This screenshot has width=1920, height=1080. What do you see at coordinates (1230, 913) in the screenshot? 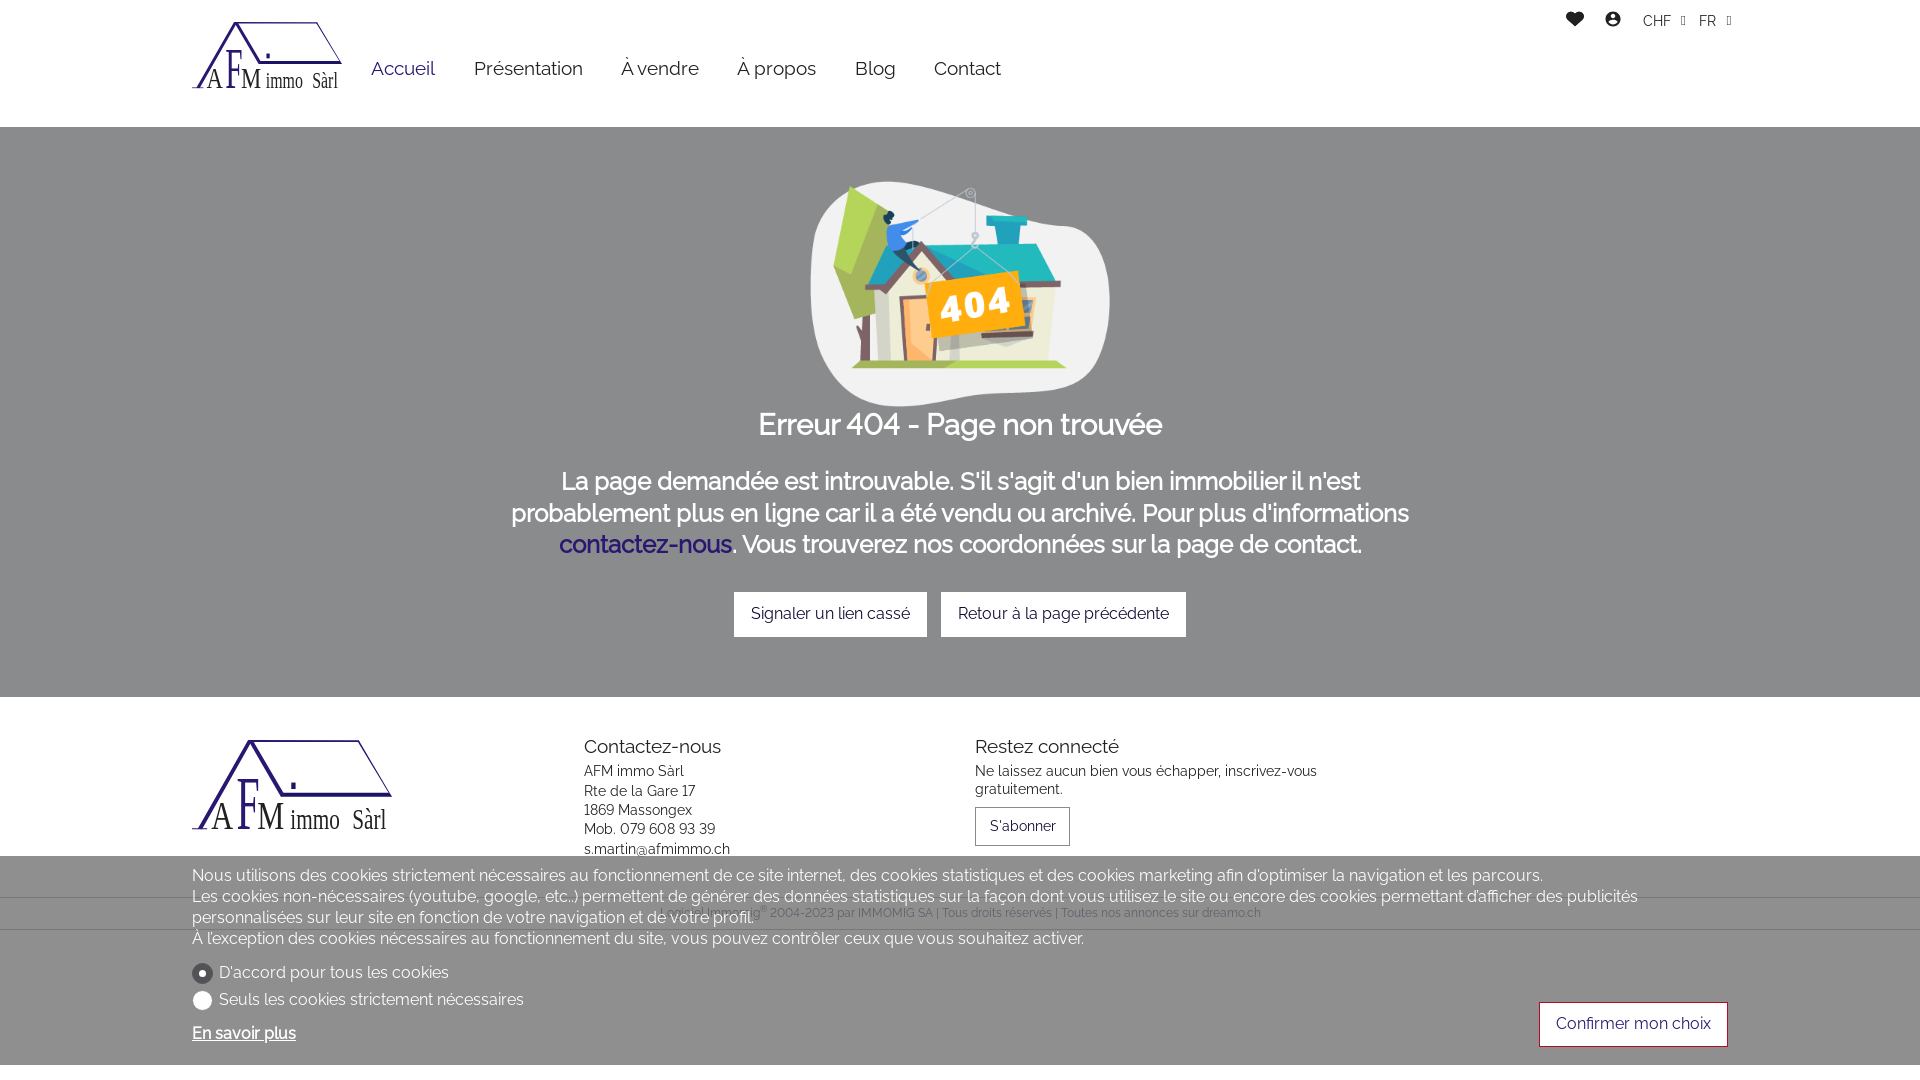
I see `'dreamo.ch'` at bounding box center [1230, 913].